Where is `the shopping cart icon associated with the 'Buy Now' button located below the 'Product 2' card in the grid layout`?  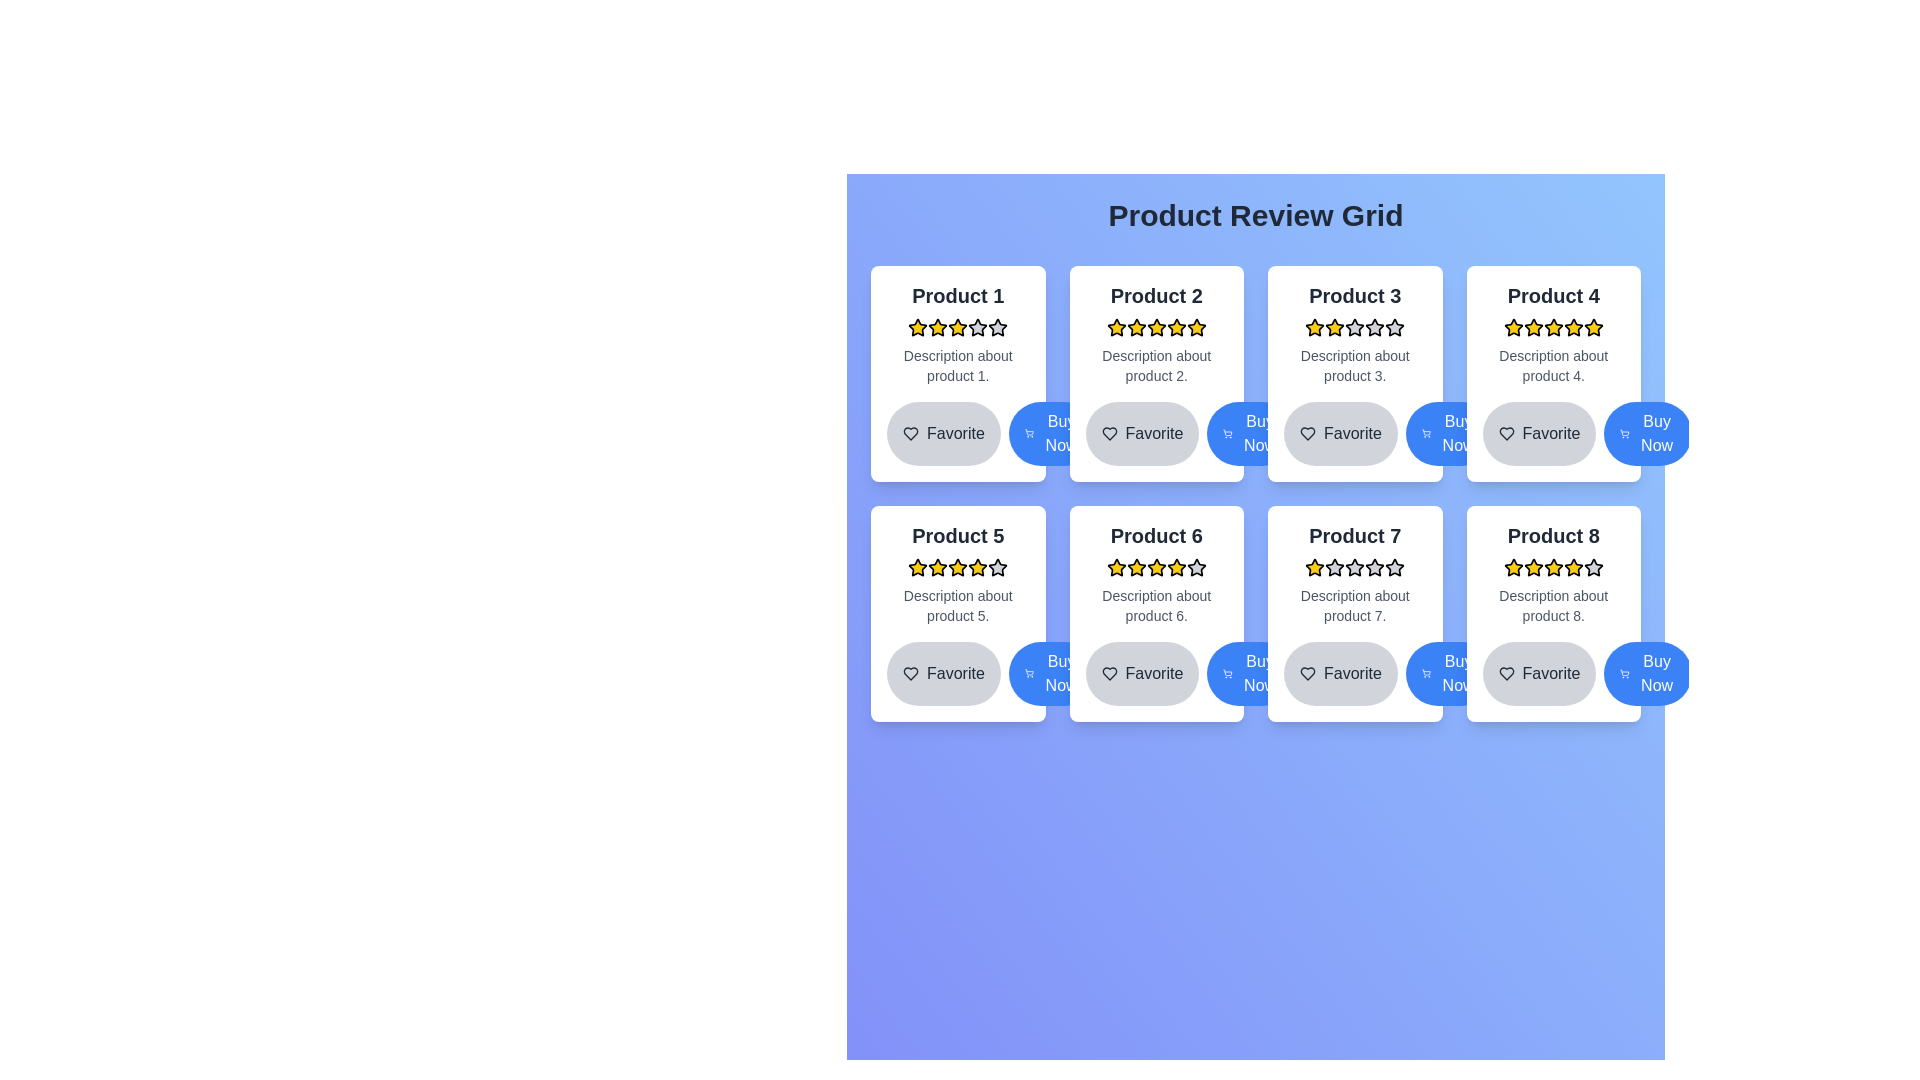
the shopping cart icon associated with the 'Buy Now' button located below the 'Product 2' card in the grid layout is located at coordinates (1029, 433).